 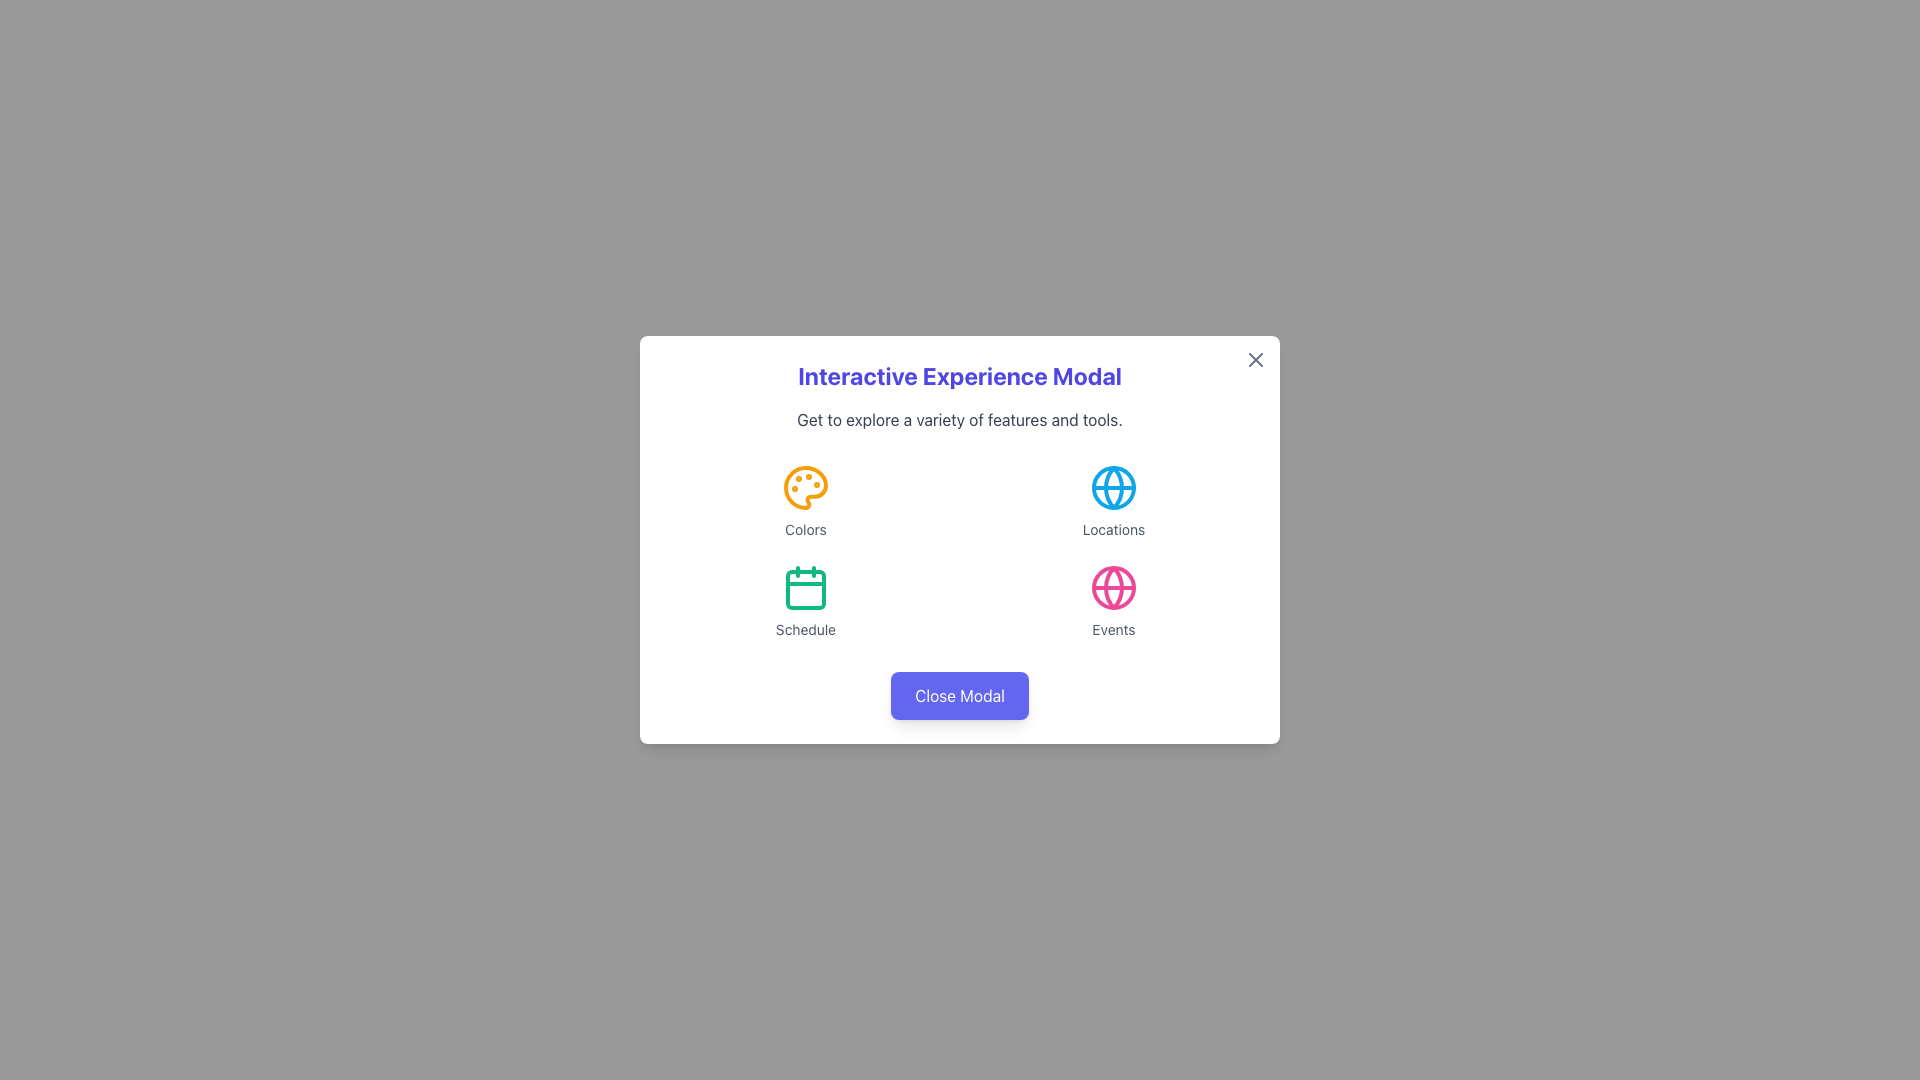 What do you see at coordinates (806, 528) in the screenshot?
I see `the text label 'Colors' which describes the palette icon located in the modal interface, positioned below the amber-colored palette icon at the top-left of the grid layout` at bounding box center [806, 528].